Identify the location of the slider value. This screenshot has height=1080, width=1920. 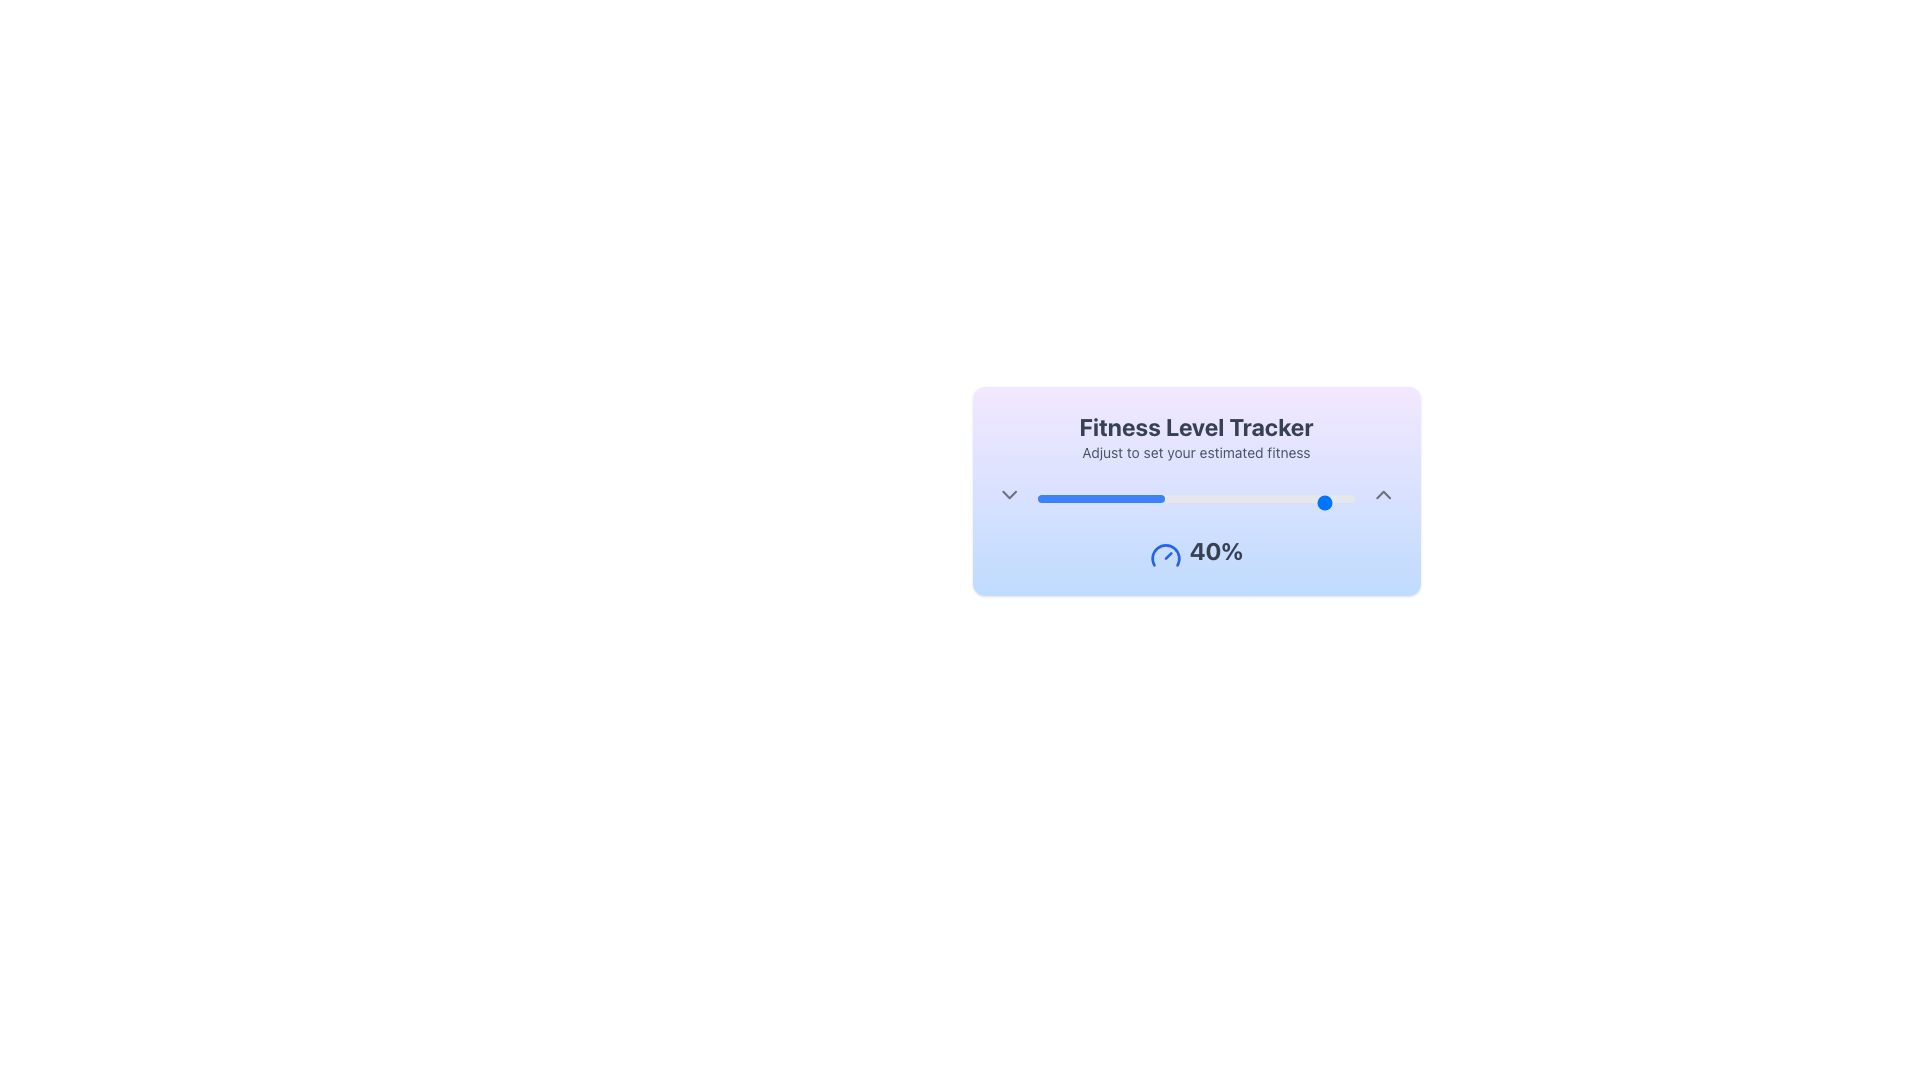
(1087, 494).